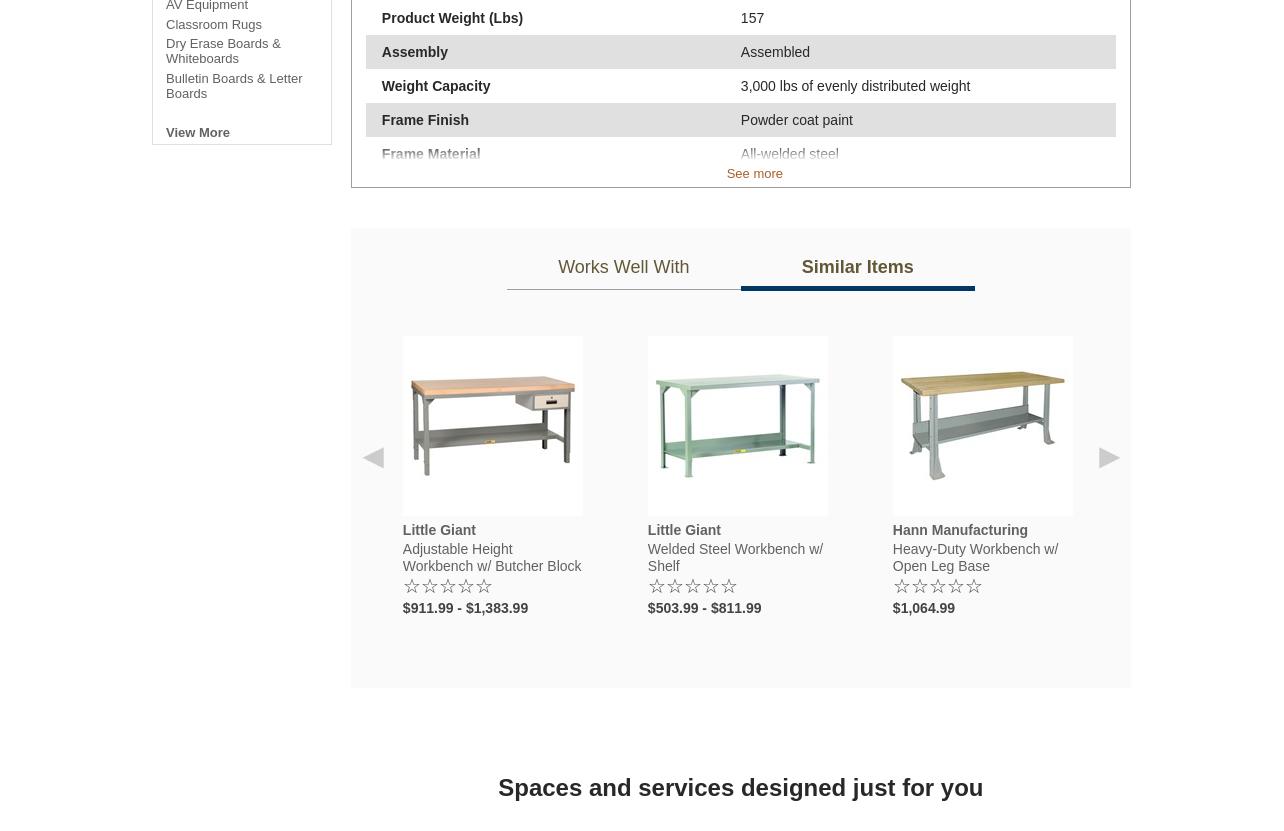  I want to click on 'Frame Material', so click(430, 152).